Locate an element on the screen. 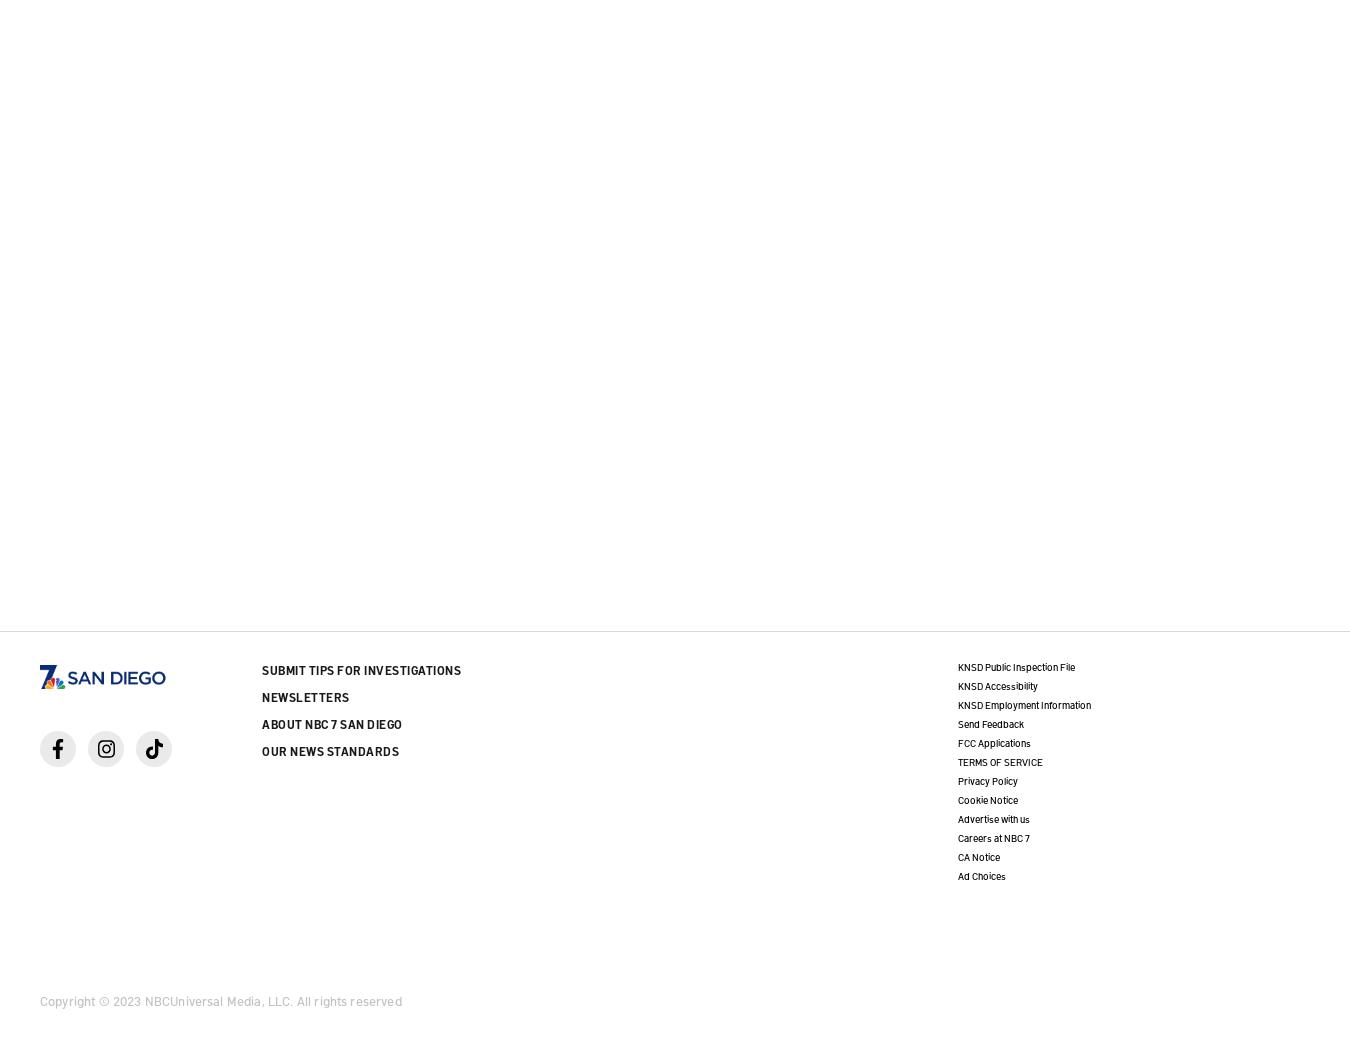 The image size is (1350, 1040). 'KNSD Public Inspection File' is located at coordinates (956, 666).